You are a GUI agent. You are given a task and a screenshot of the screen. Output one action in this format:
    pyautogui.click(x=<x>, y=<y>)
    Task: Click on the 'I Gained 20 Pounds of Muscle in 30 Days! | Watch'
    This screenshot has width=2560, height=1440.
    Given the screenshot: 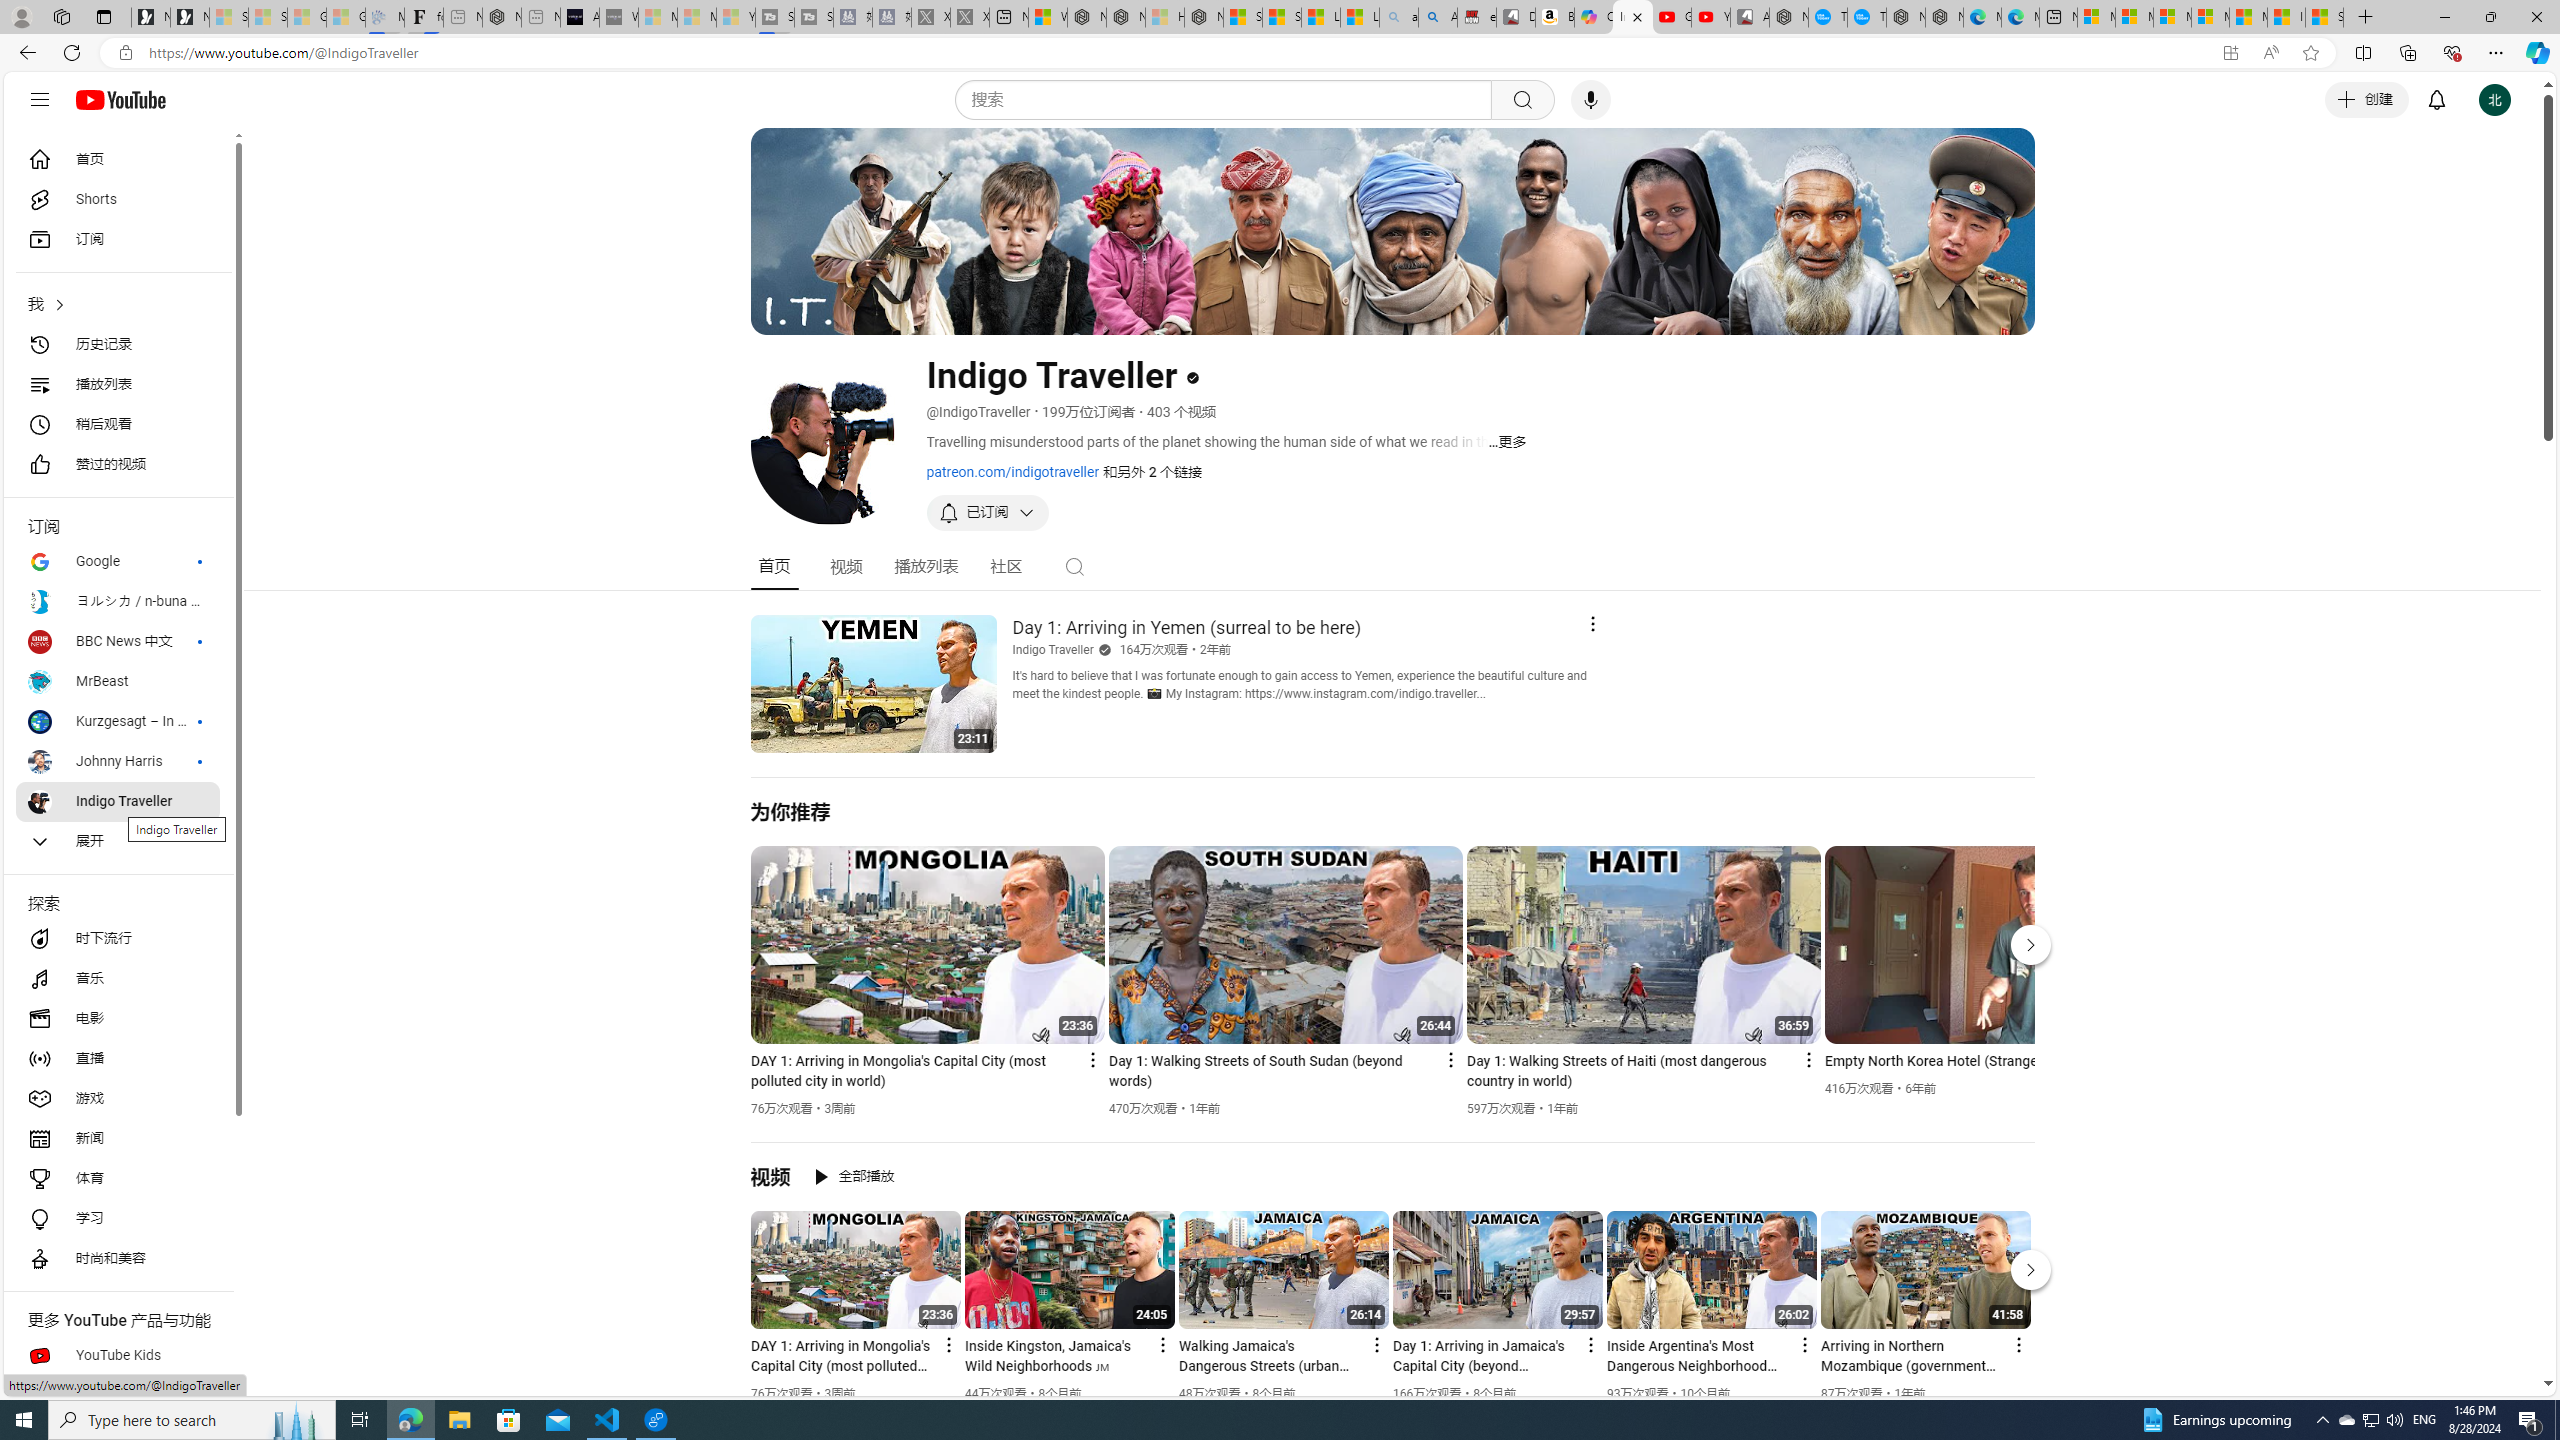 What is the action you would take?
    pyautogui.click(x=2286, y=16)
    